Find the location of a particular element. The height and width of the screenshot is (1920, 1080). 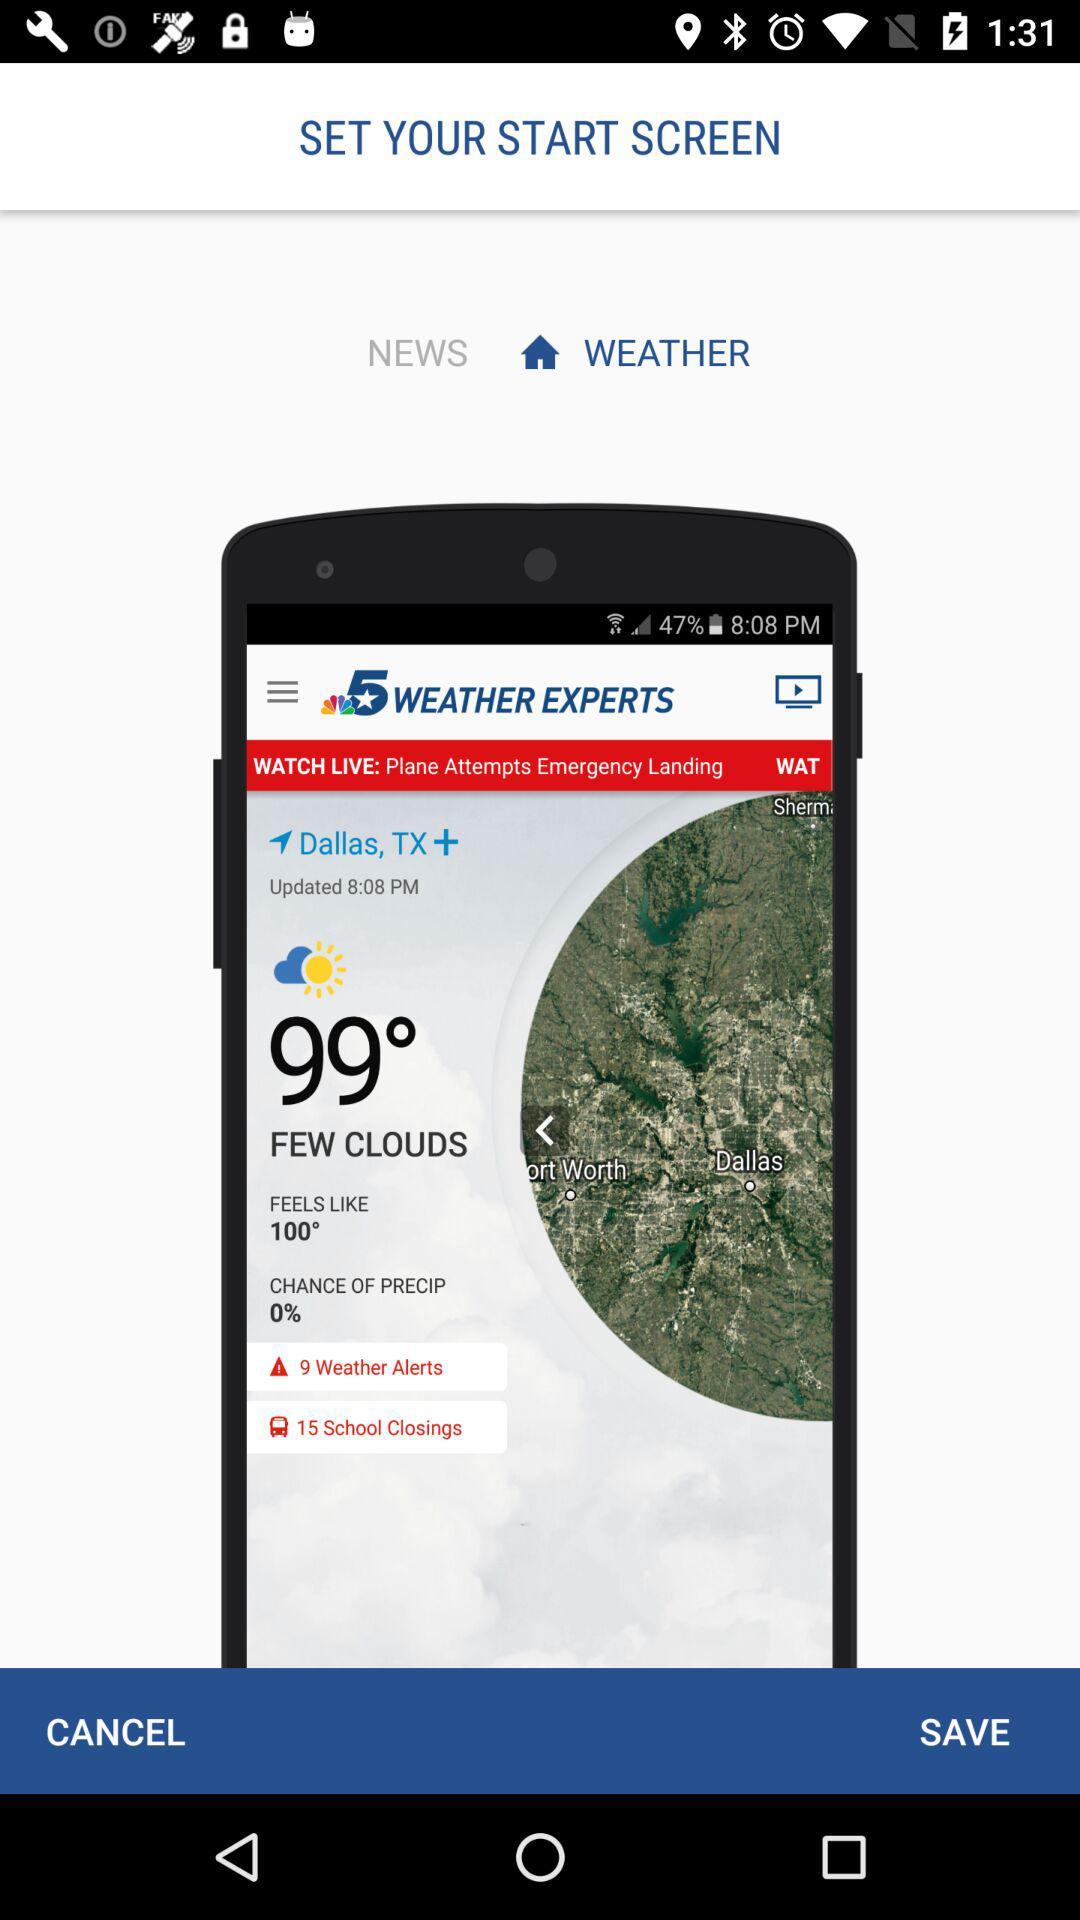

the news is located at coordinates (411, 351).